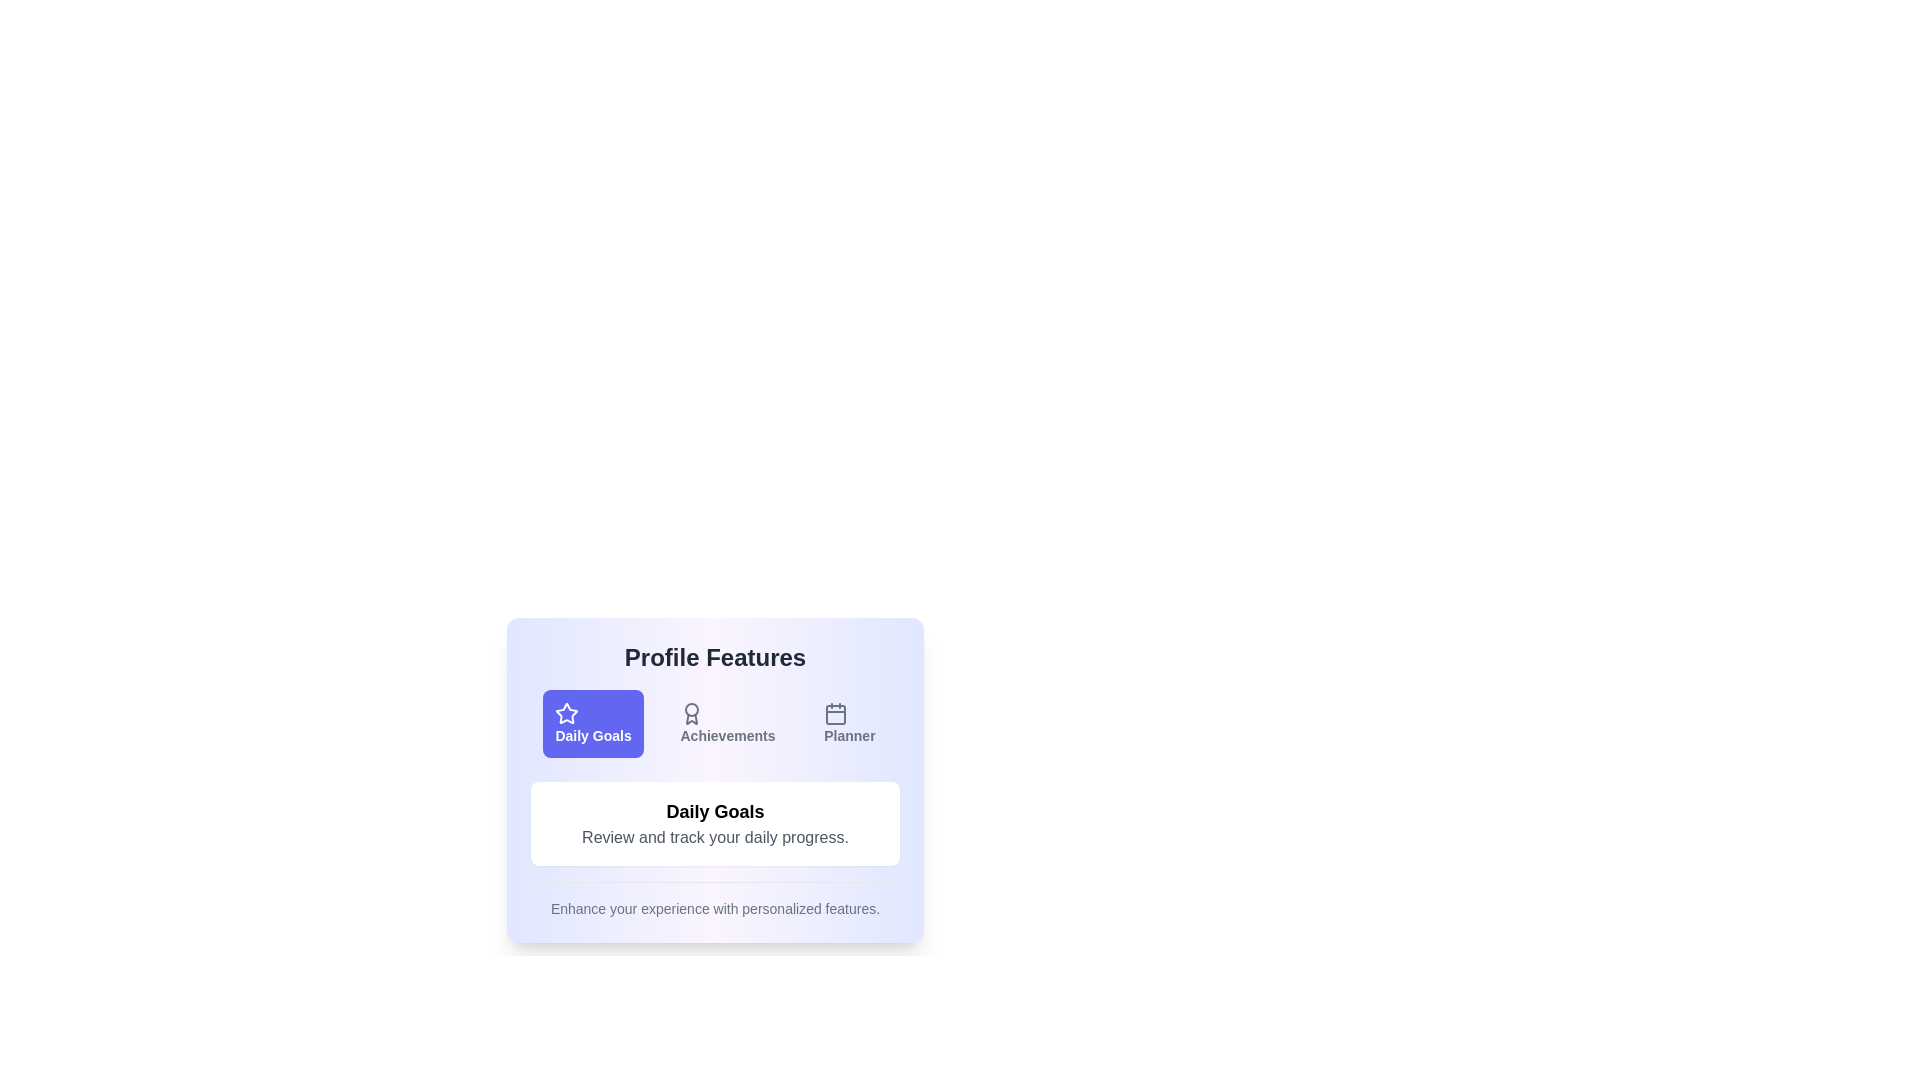 The width and height of the screenshot is (1920, 1080). What do you see at coordinates (849, 724) in the screenshot?
I see `the Planner tab to switch to its content` at bounding box center [849, 724].